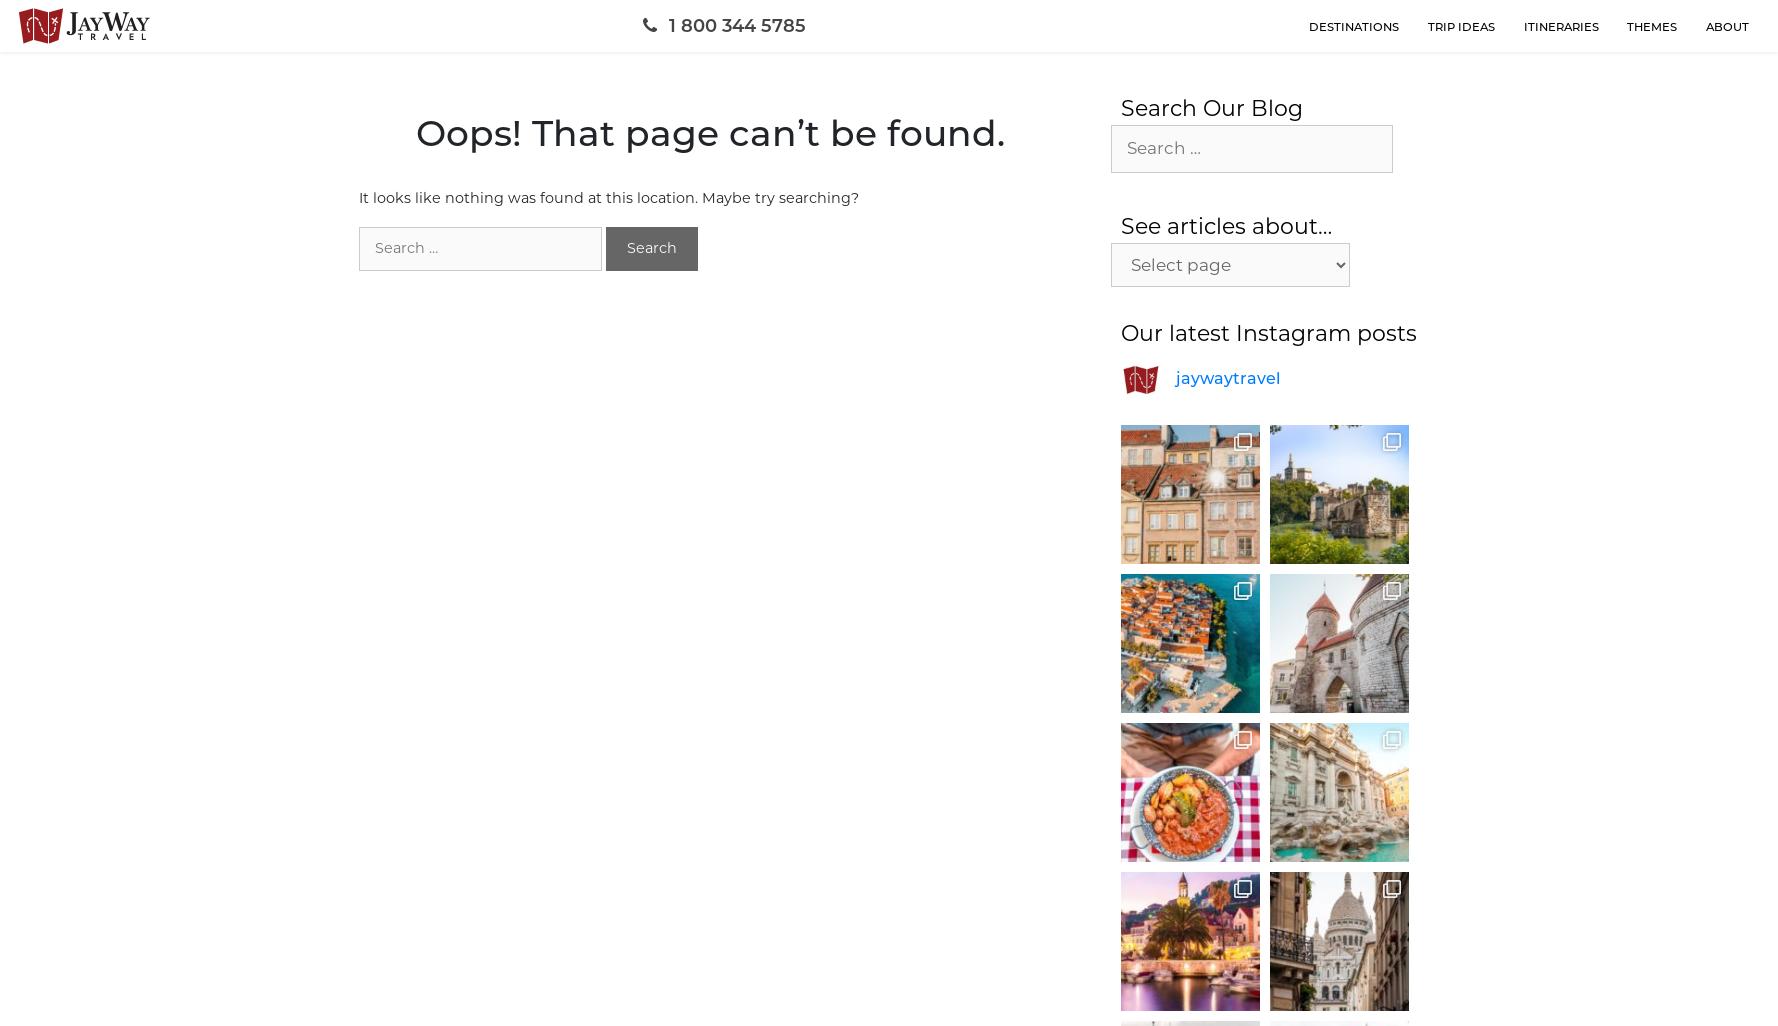 Image resolution: width=1778 pixels, height=1026 pixels. I want to click on 'Themes', so click(1651, 25).